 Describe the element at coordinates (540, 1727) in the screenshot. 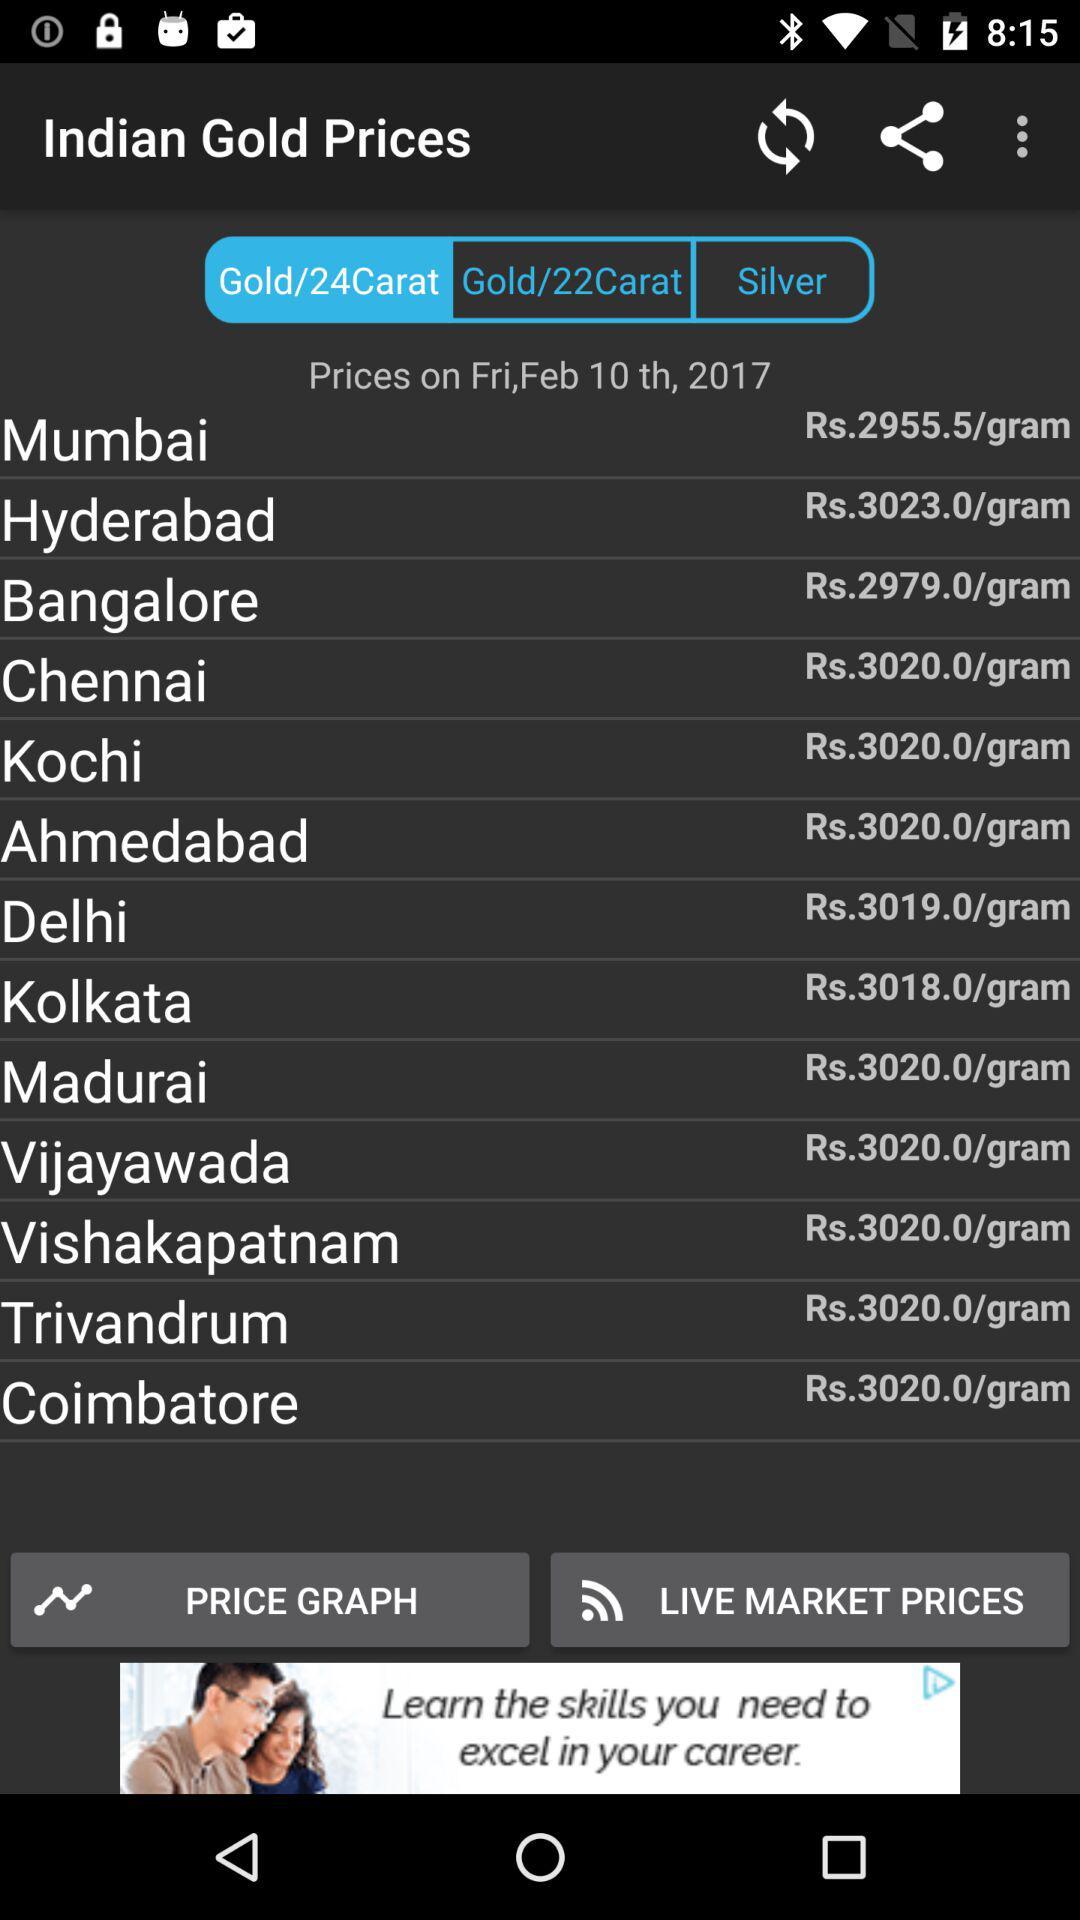

I see `advertisement page` at that location.